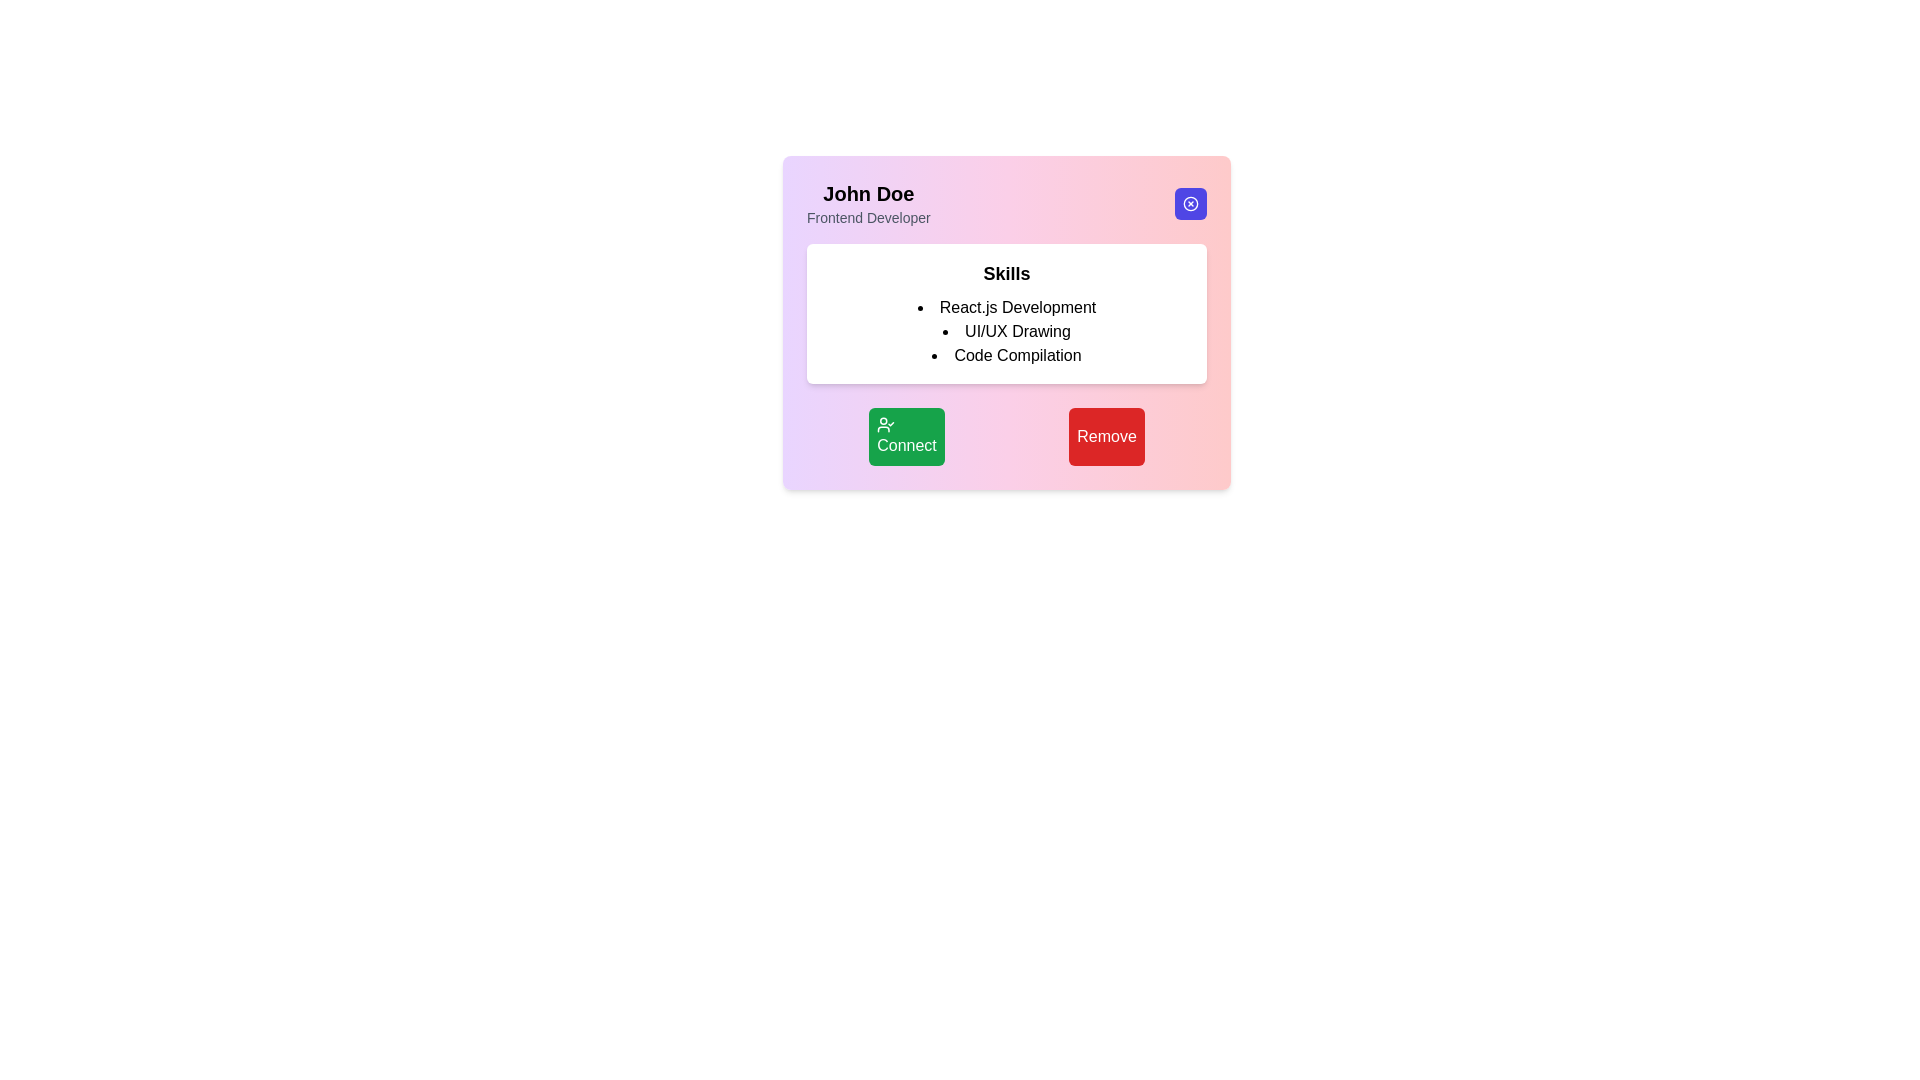 This screenshot has height=1080, width=1920. Describe the element at coordinates (1007, 330) in the screenshot. I see `the second item in the bullet-pointed list under the 'Skills' section, which provides information about the subject's abilities` at that location.